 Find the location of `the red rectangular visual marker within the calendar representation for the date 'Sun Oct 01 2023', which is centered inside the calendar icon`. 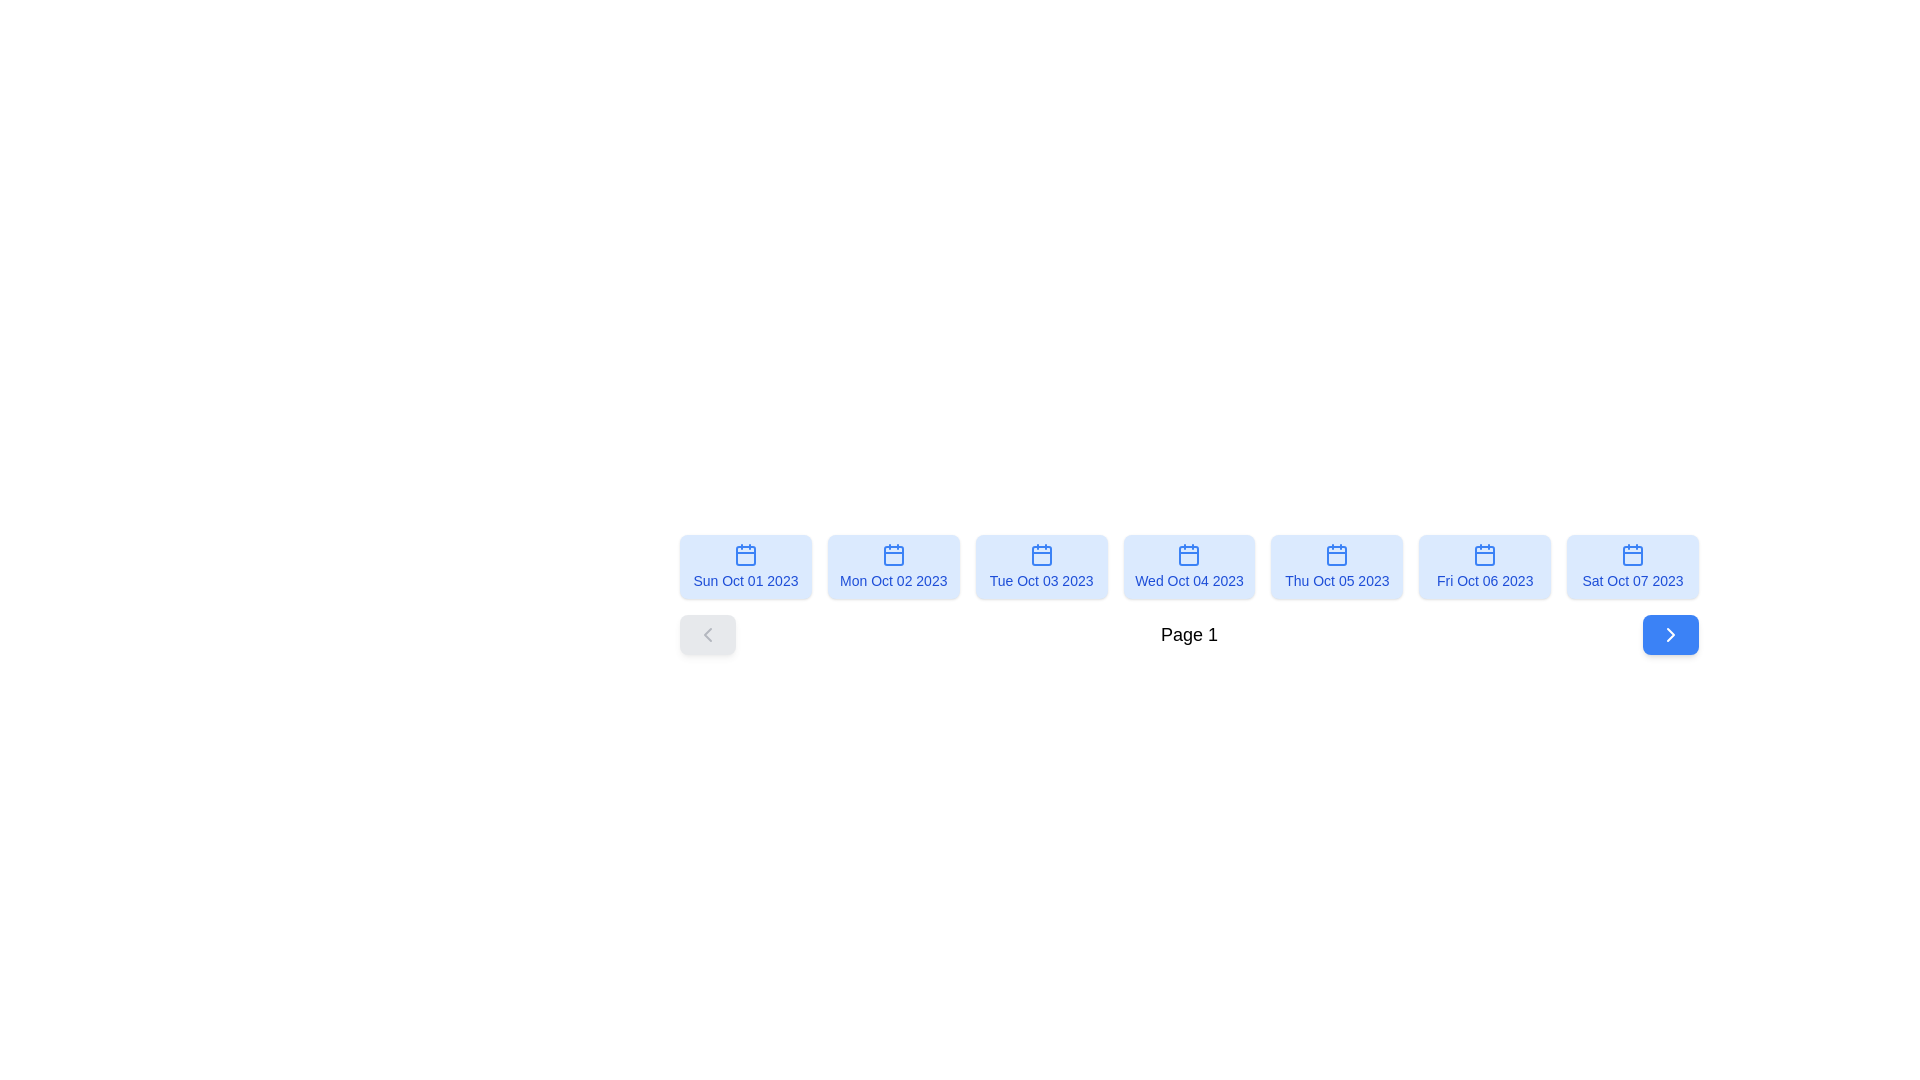

the red rectangular visual marker within the calendar representation for the date 'Sun Oct 01 2023', which is centered inside the calendar icon is located at coordinates (744, 555).